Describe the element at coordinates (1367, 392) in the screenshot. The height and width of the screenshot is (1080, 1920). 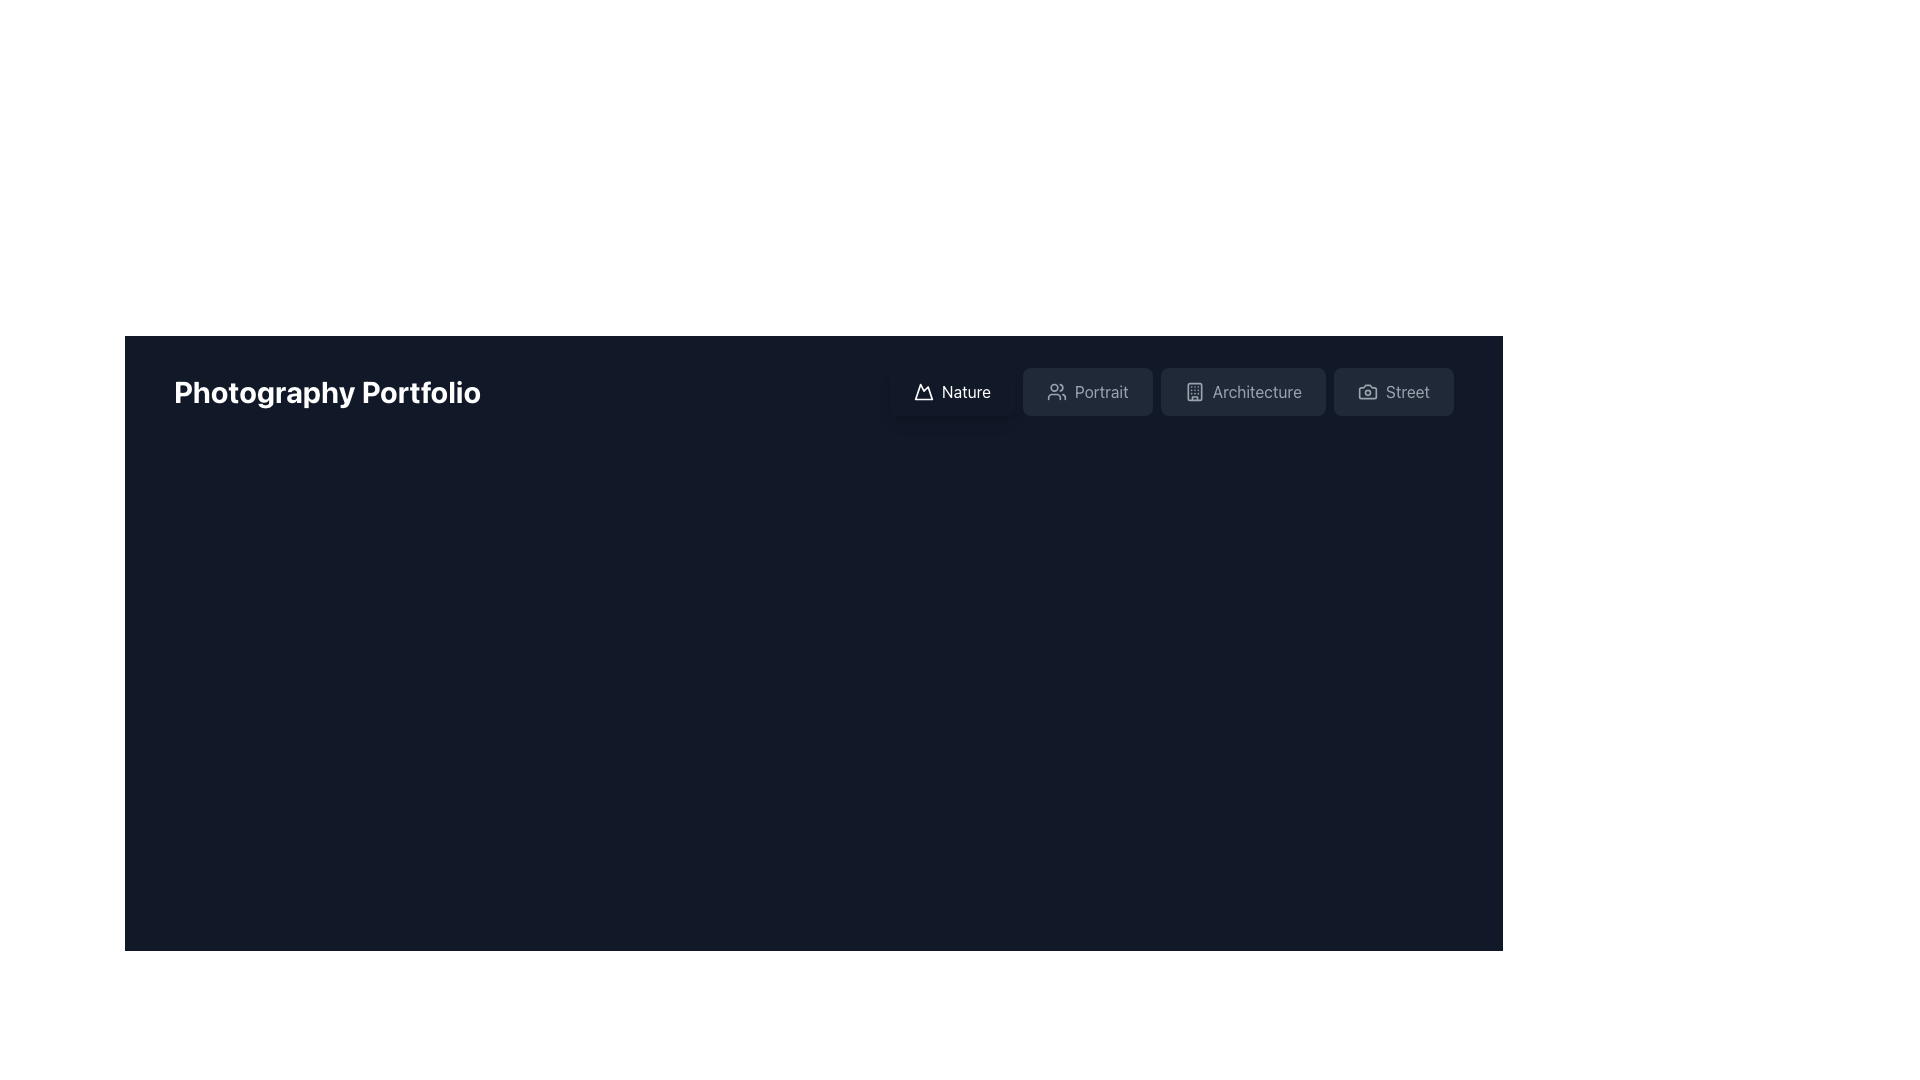
I see `the camera-shaped icon within the 'Street' button to filter content related to street photography` at that location.